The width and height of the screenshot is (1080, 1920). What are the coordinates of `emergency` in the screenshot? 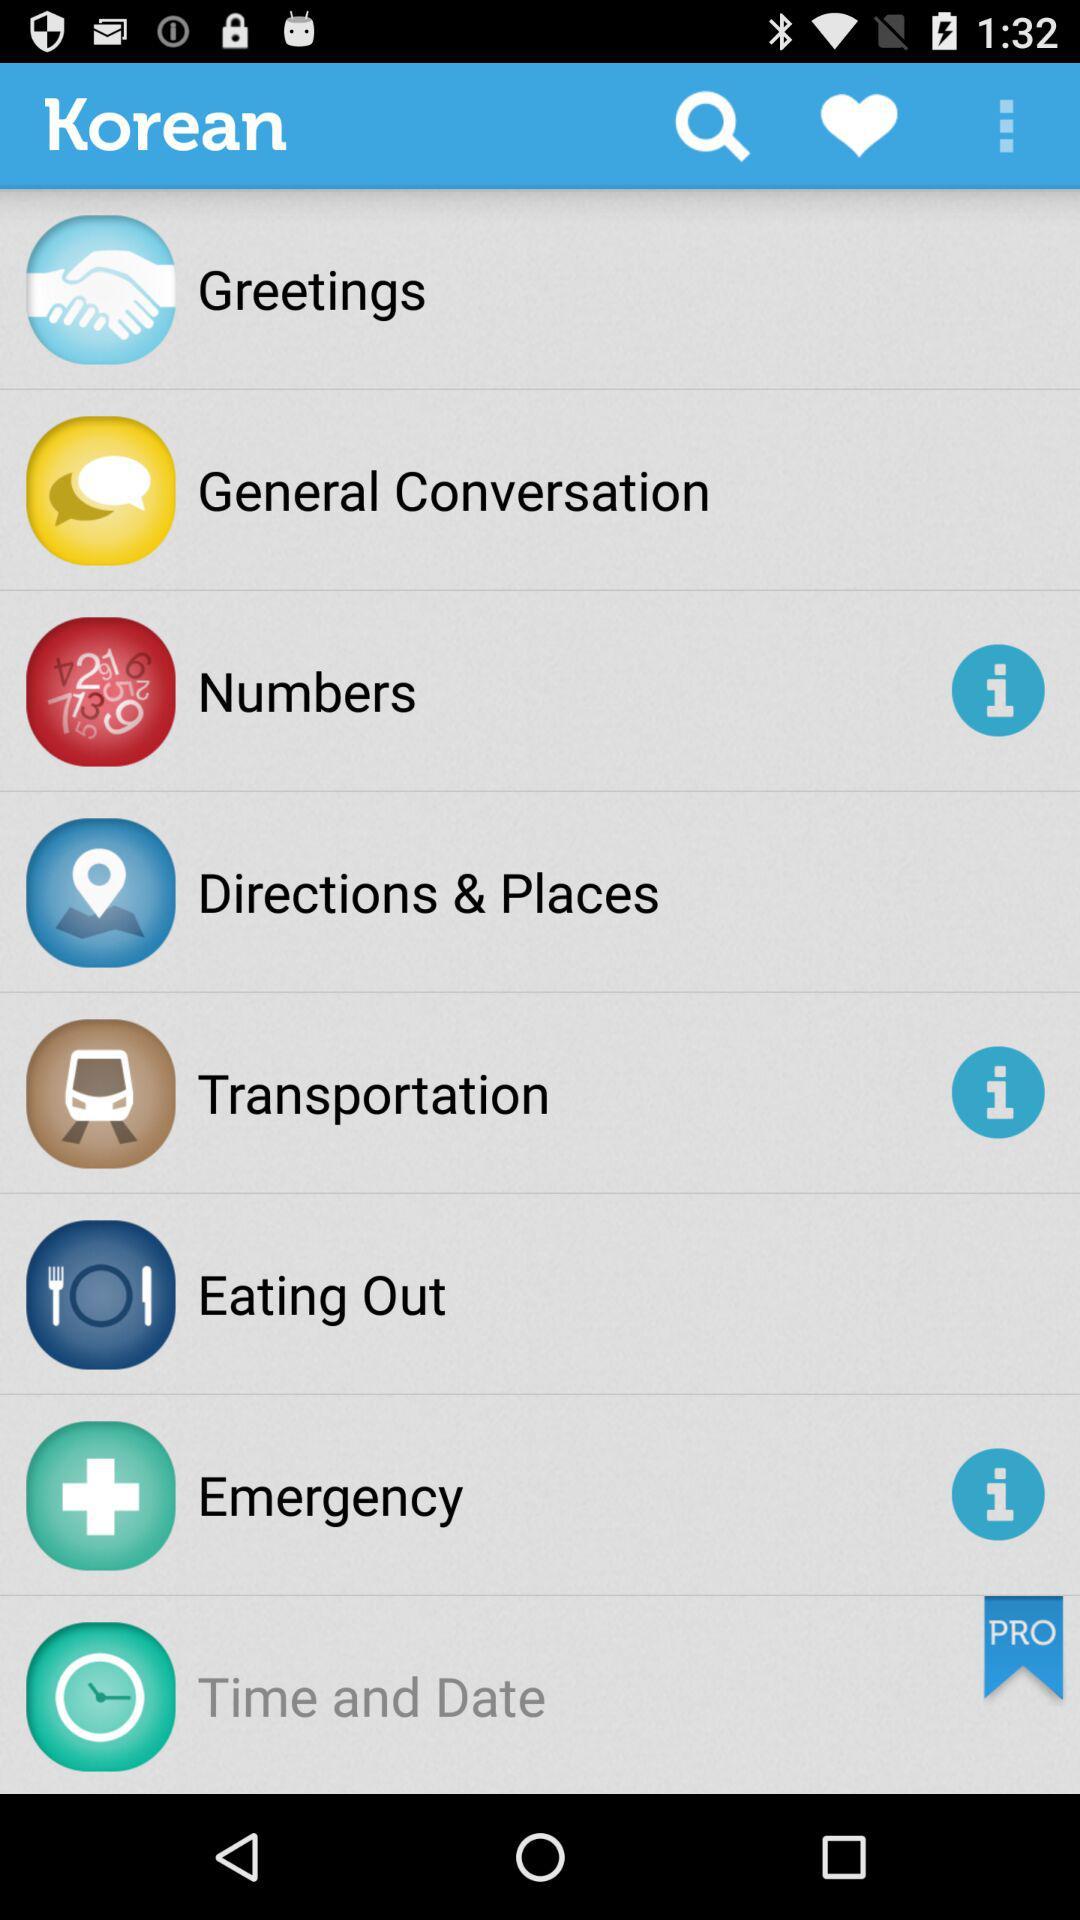 It's located at (570, 1494).